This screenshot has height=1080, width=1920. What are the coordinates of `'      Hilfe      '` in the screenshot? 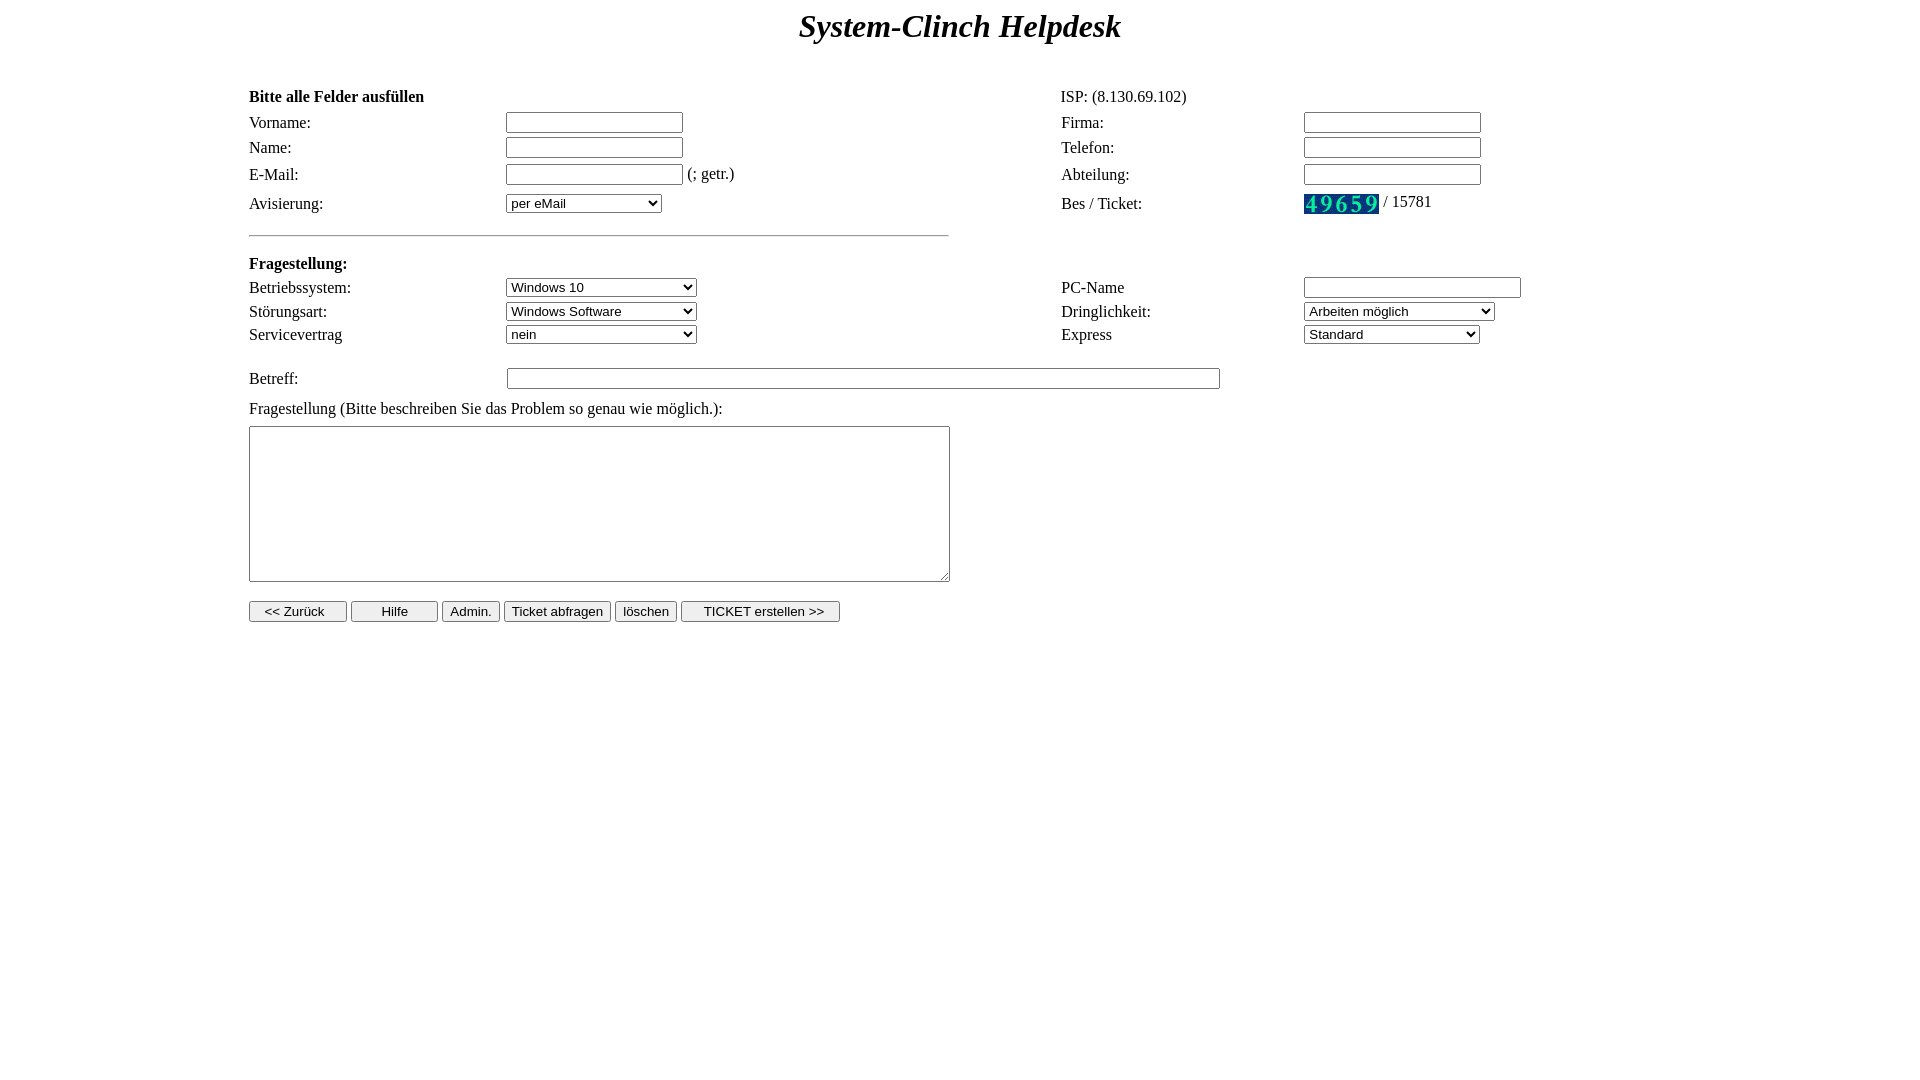 It's located at (394, 609).